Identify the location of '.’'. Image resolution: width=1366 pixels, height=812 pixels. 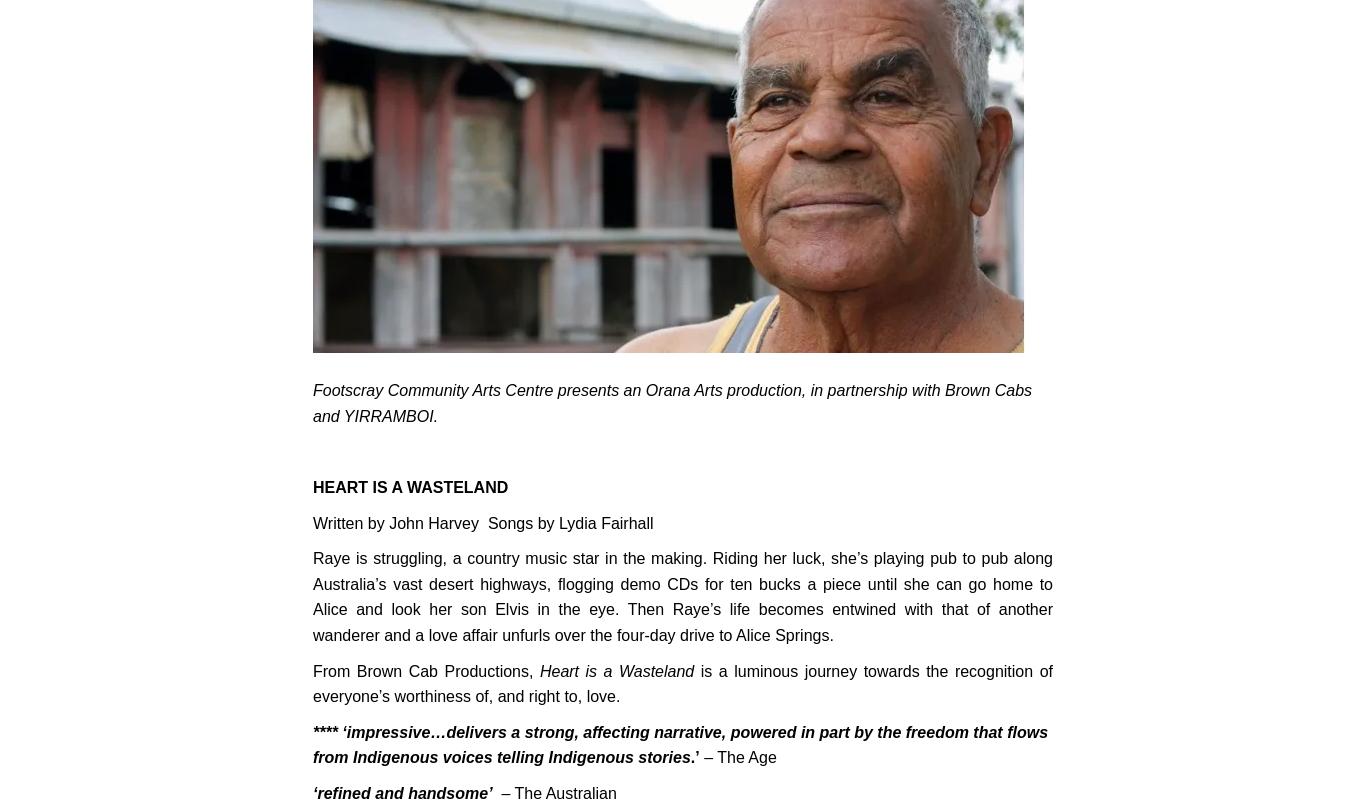
(694, 757).